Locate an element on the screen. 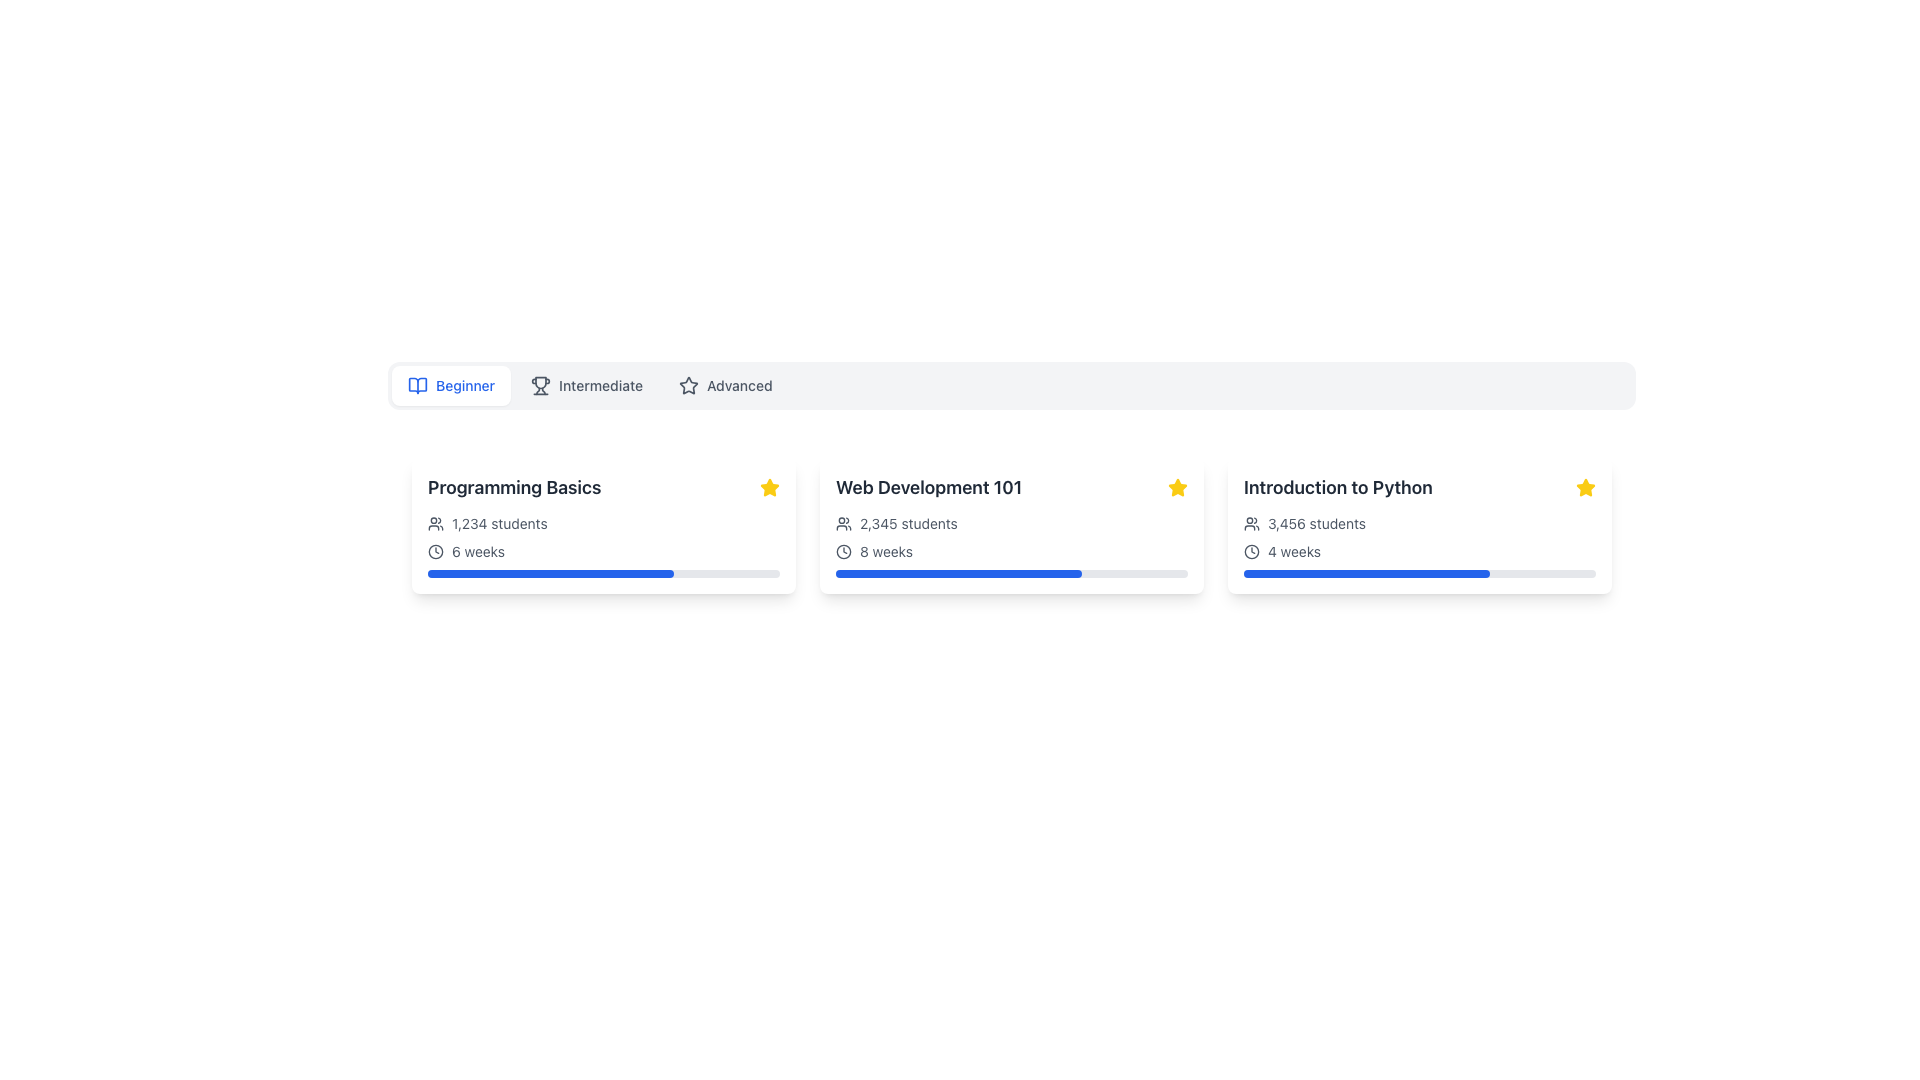 The image size is (1920, 1080). the 'Beginner' button is located at coordinates (450, 385).